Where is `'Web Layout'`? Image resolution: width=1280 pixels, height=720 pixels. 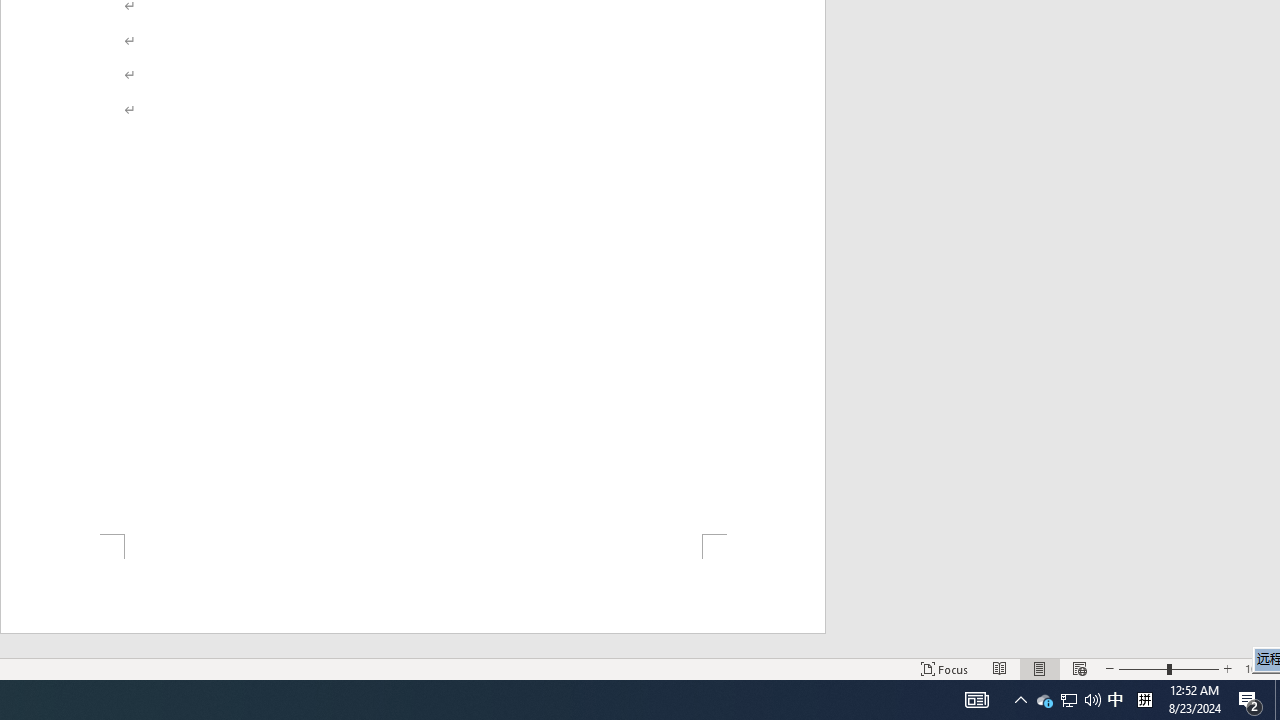 'Web Layout' is located at coordinates (1092, 698).